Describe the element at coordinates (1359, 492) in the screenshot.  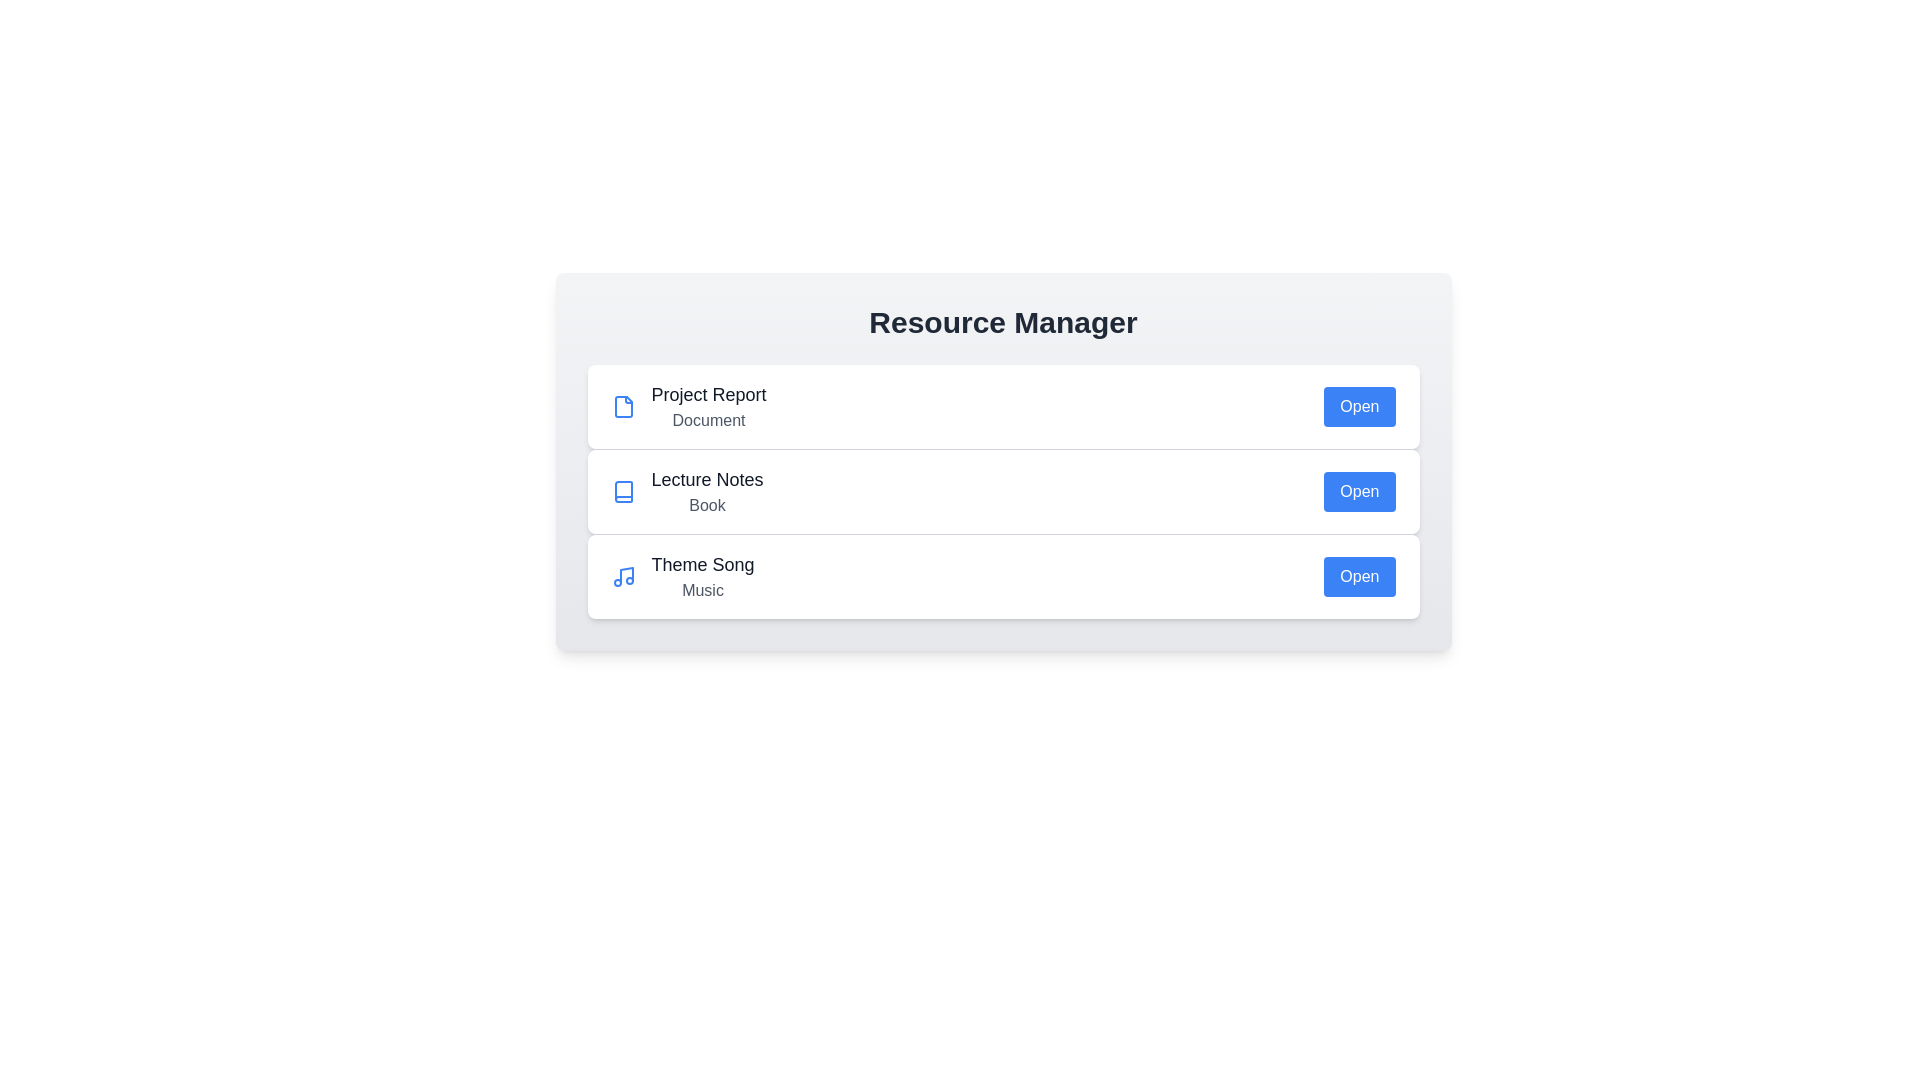
I see `'Open' button for the resource identified by Lecture Notes` at that location.